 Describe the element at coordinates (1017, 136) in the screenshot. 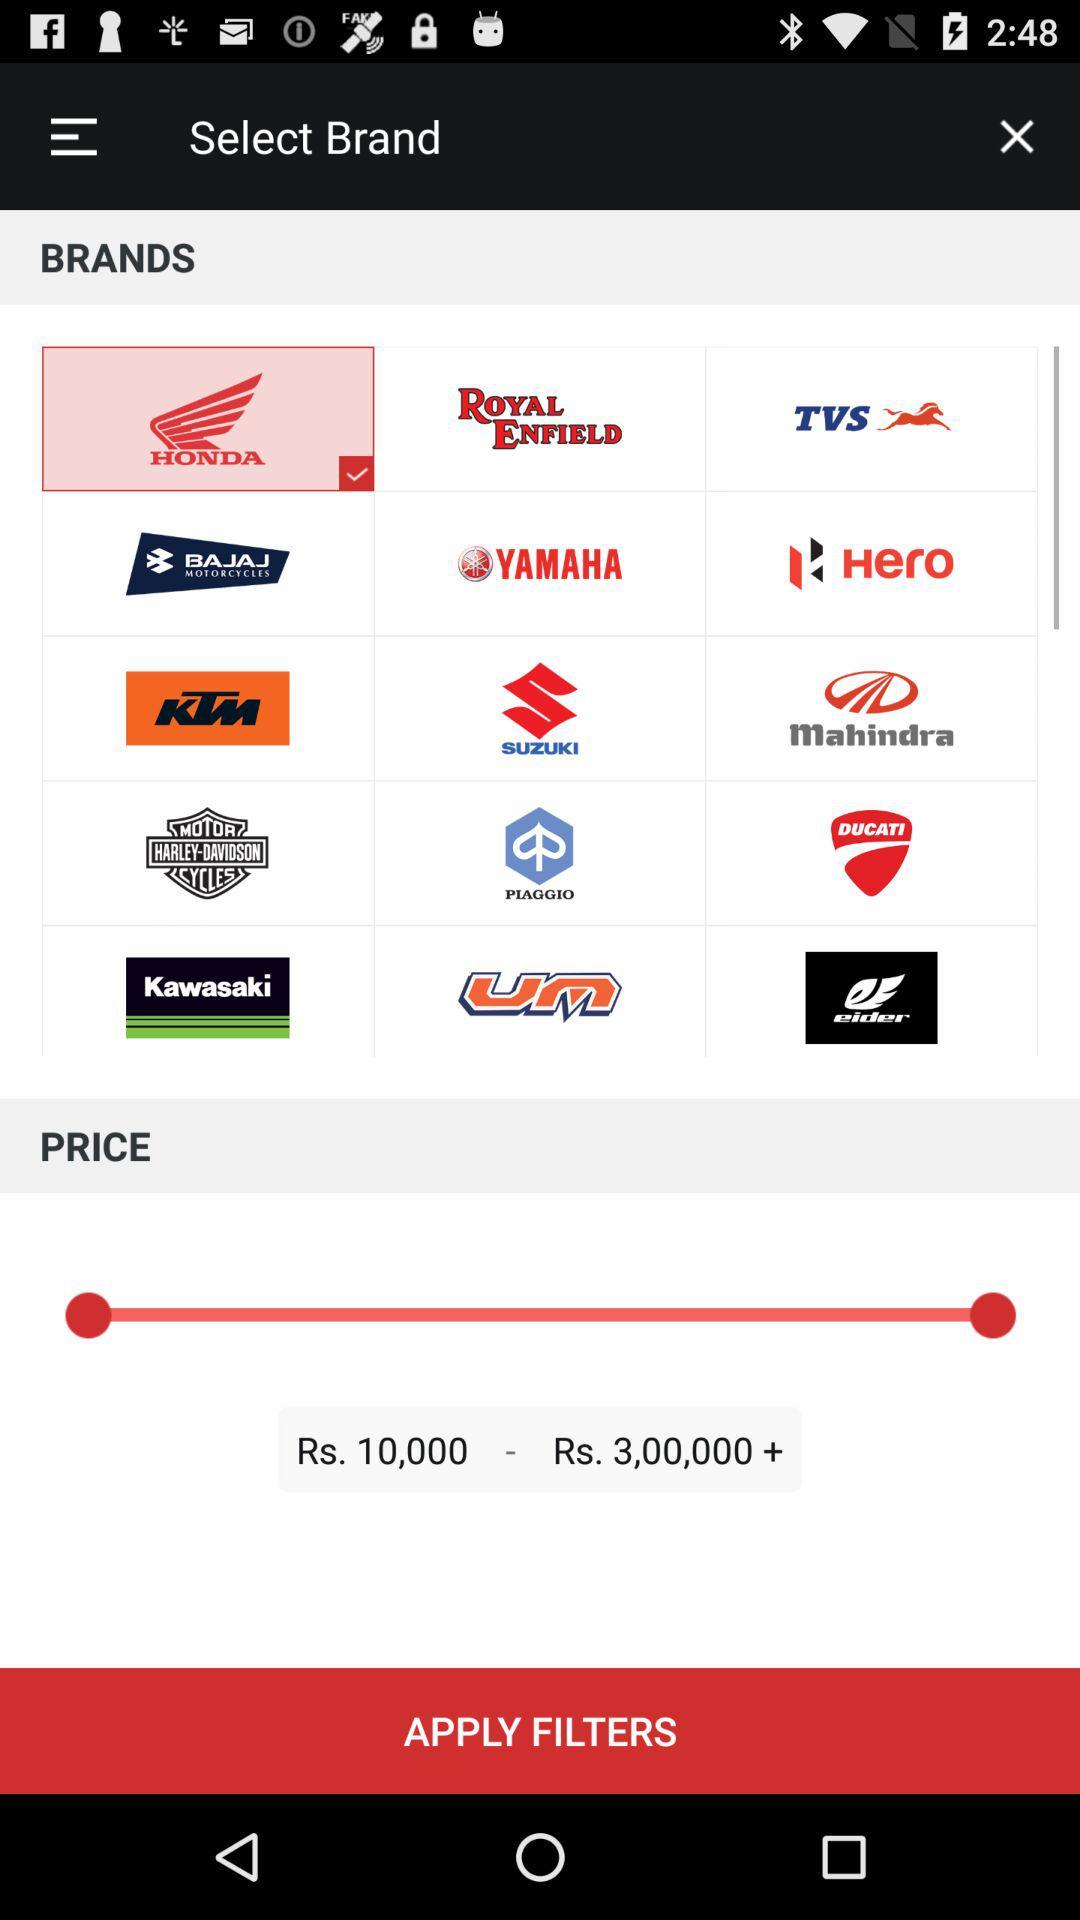

I see `the cross mark icon at the top right corner` at that location.